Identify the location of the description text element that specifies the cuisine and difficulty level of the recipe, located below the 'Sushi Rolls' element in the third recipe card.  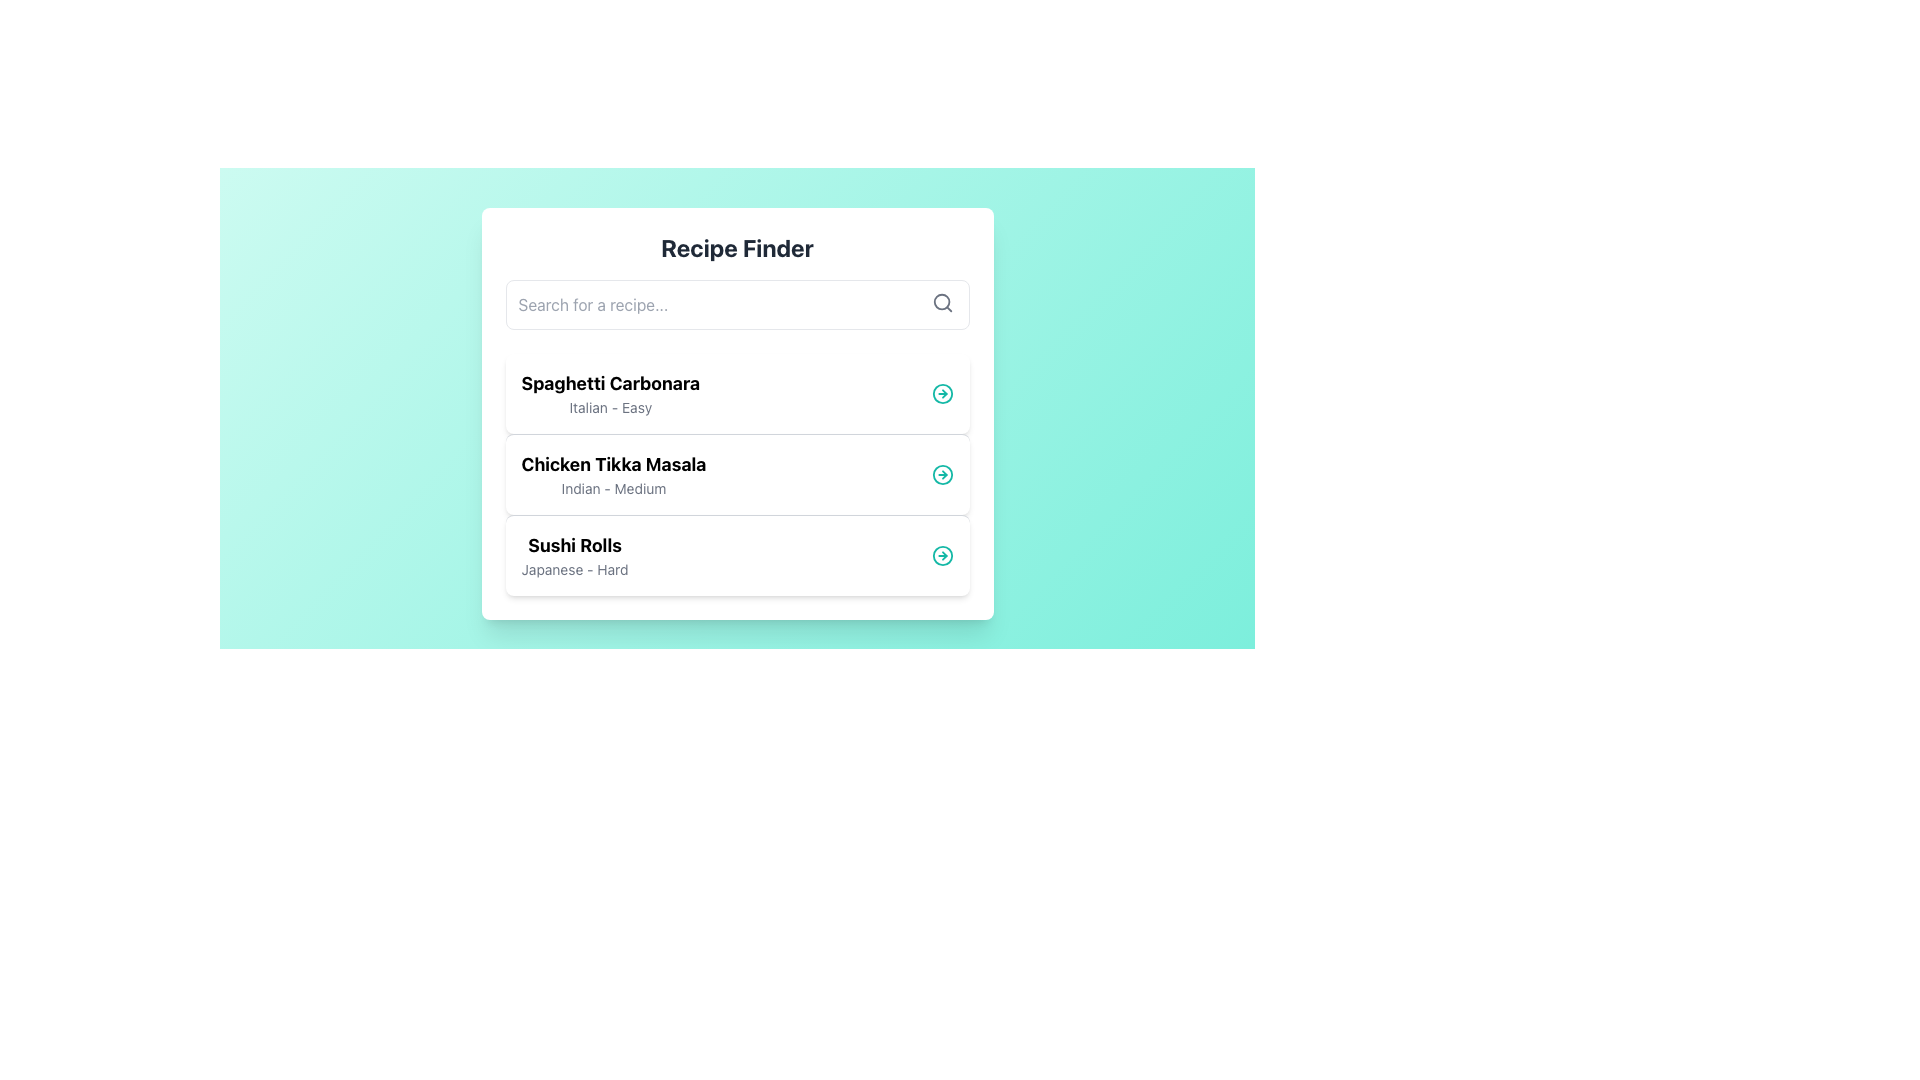
(574, 570).